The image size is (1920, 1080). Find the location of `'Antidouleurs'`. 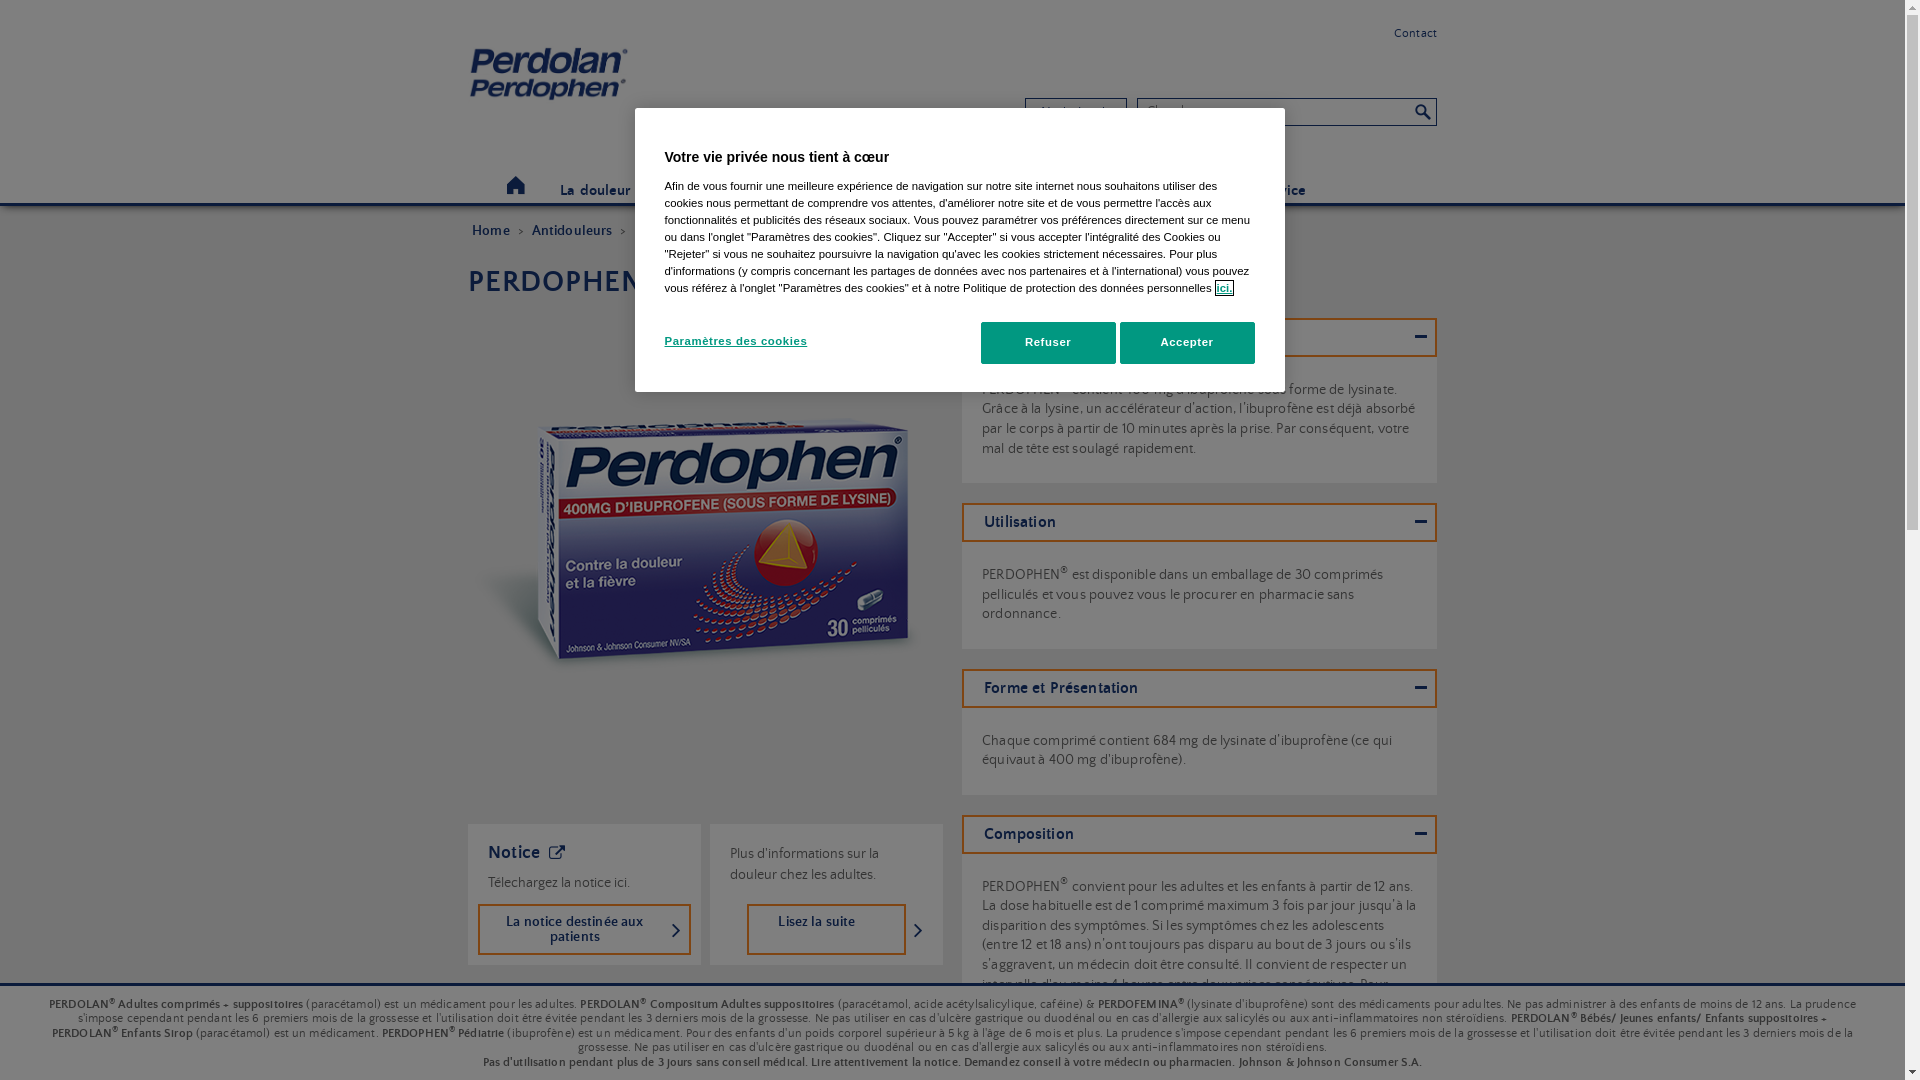

'Antidouleurs' is located at coordinates (571, 230).